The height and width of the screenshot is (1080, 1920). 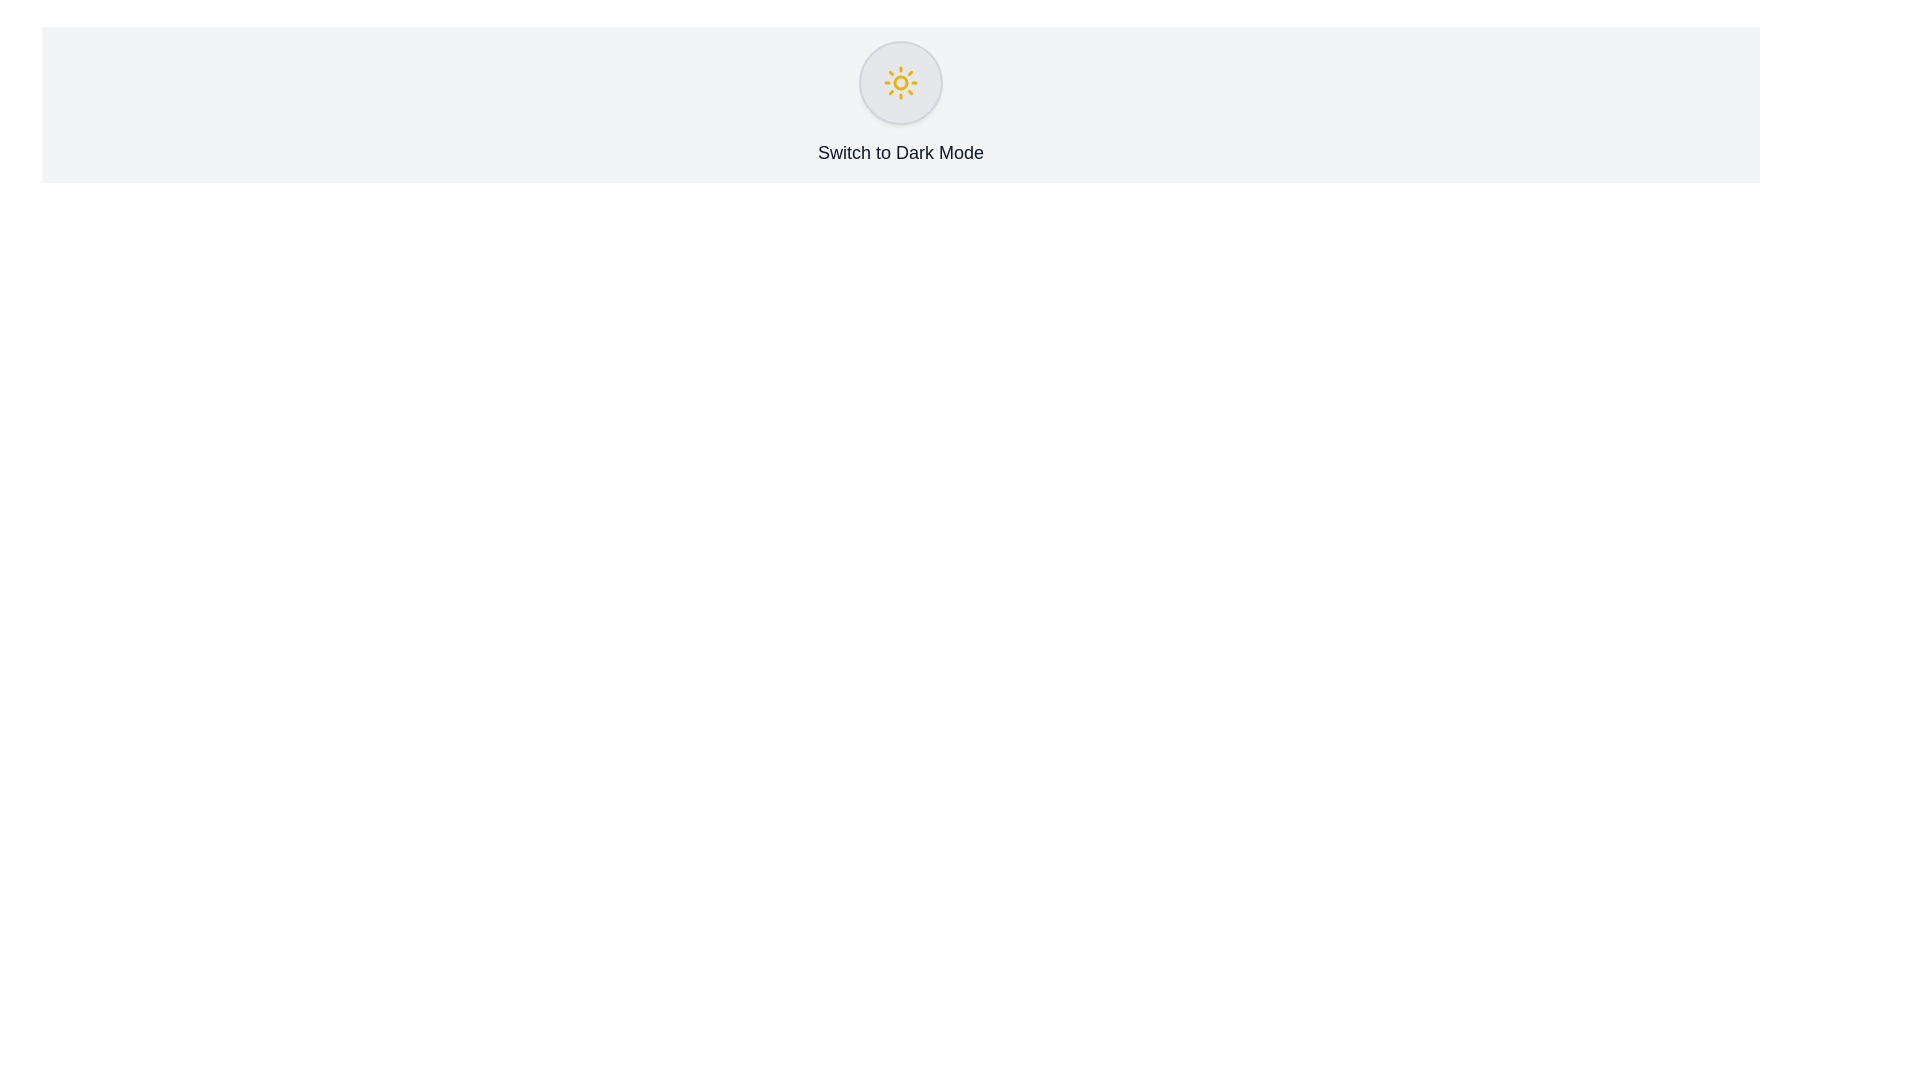 What do you see at coordinates (900, 82) in the screenshot?
I see `the sun icon within the circular button at the top center of the interface, which symbolizes light mode and is used to toggle between light and dark themes` at bounding box center [900, 82].